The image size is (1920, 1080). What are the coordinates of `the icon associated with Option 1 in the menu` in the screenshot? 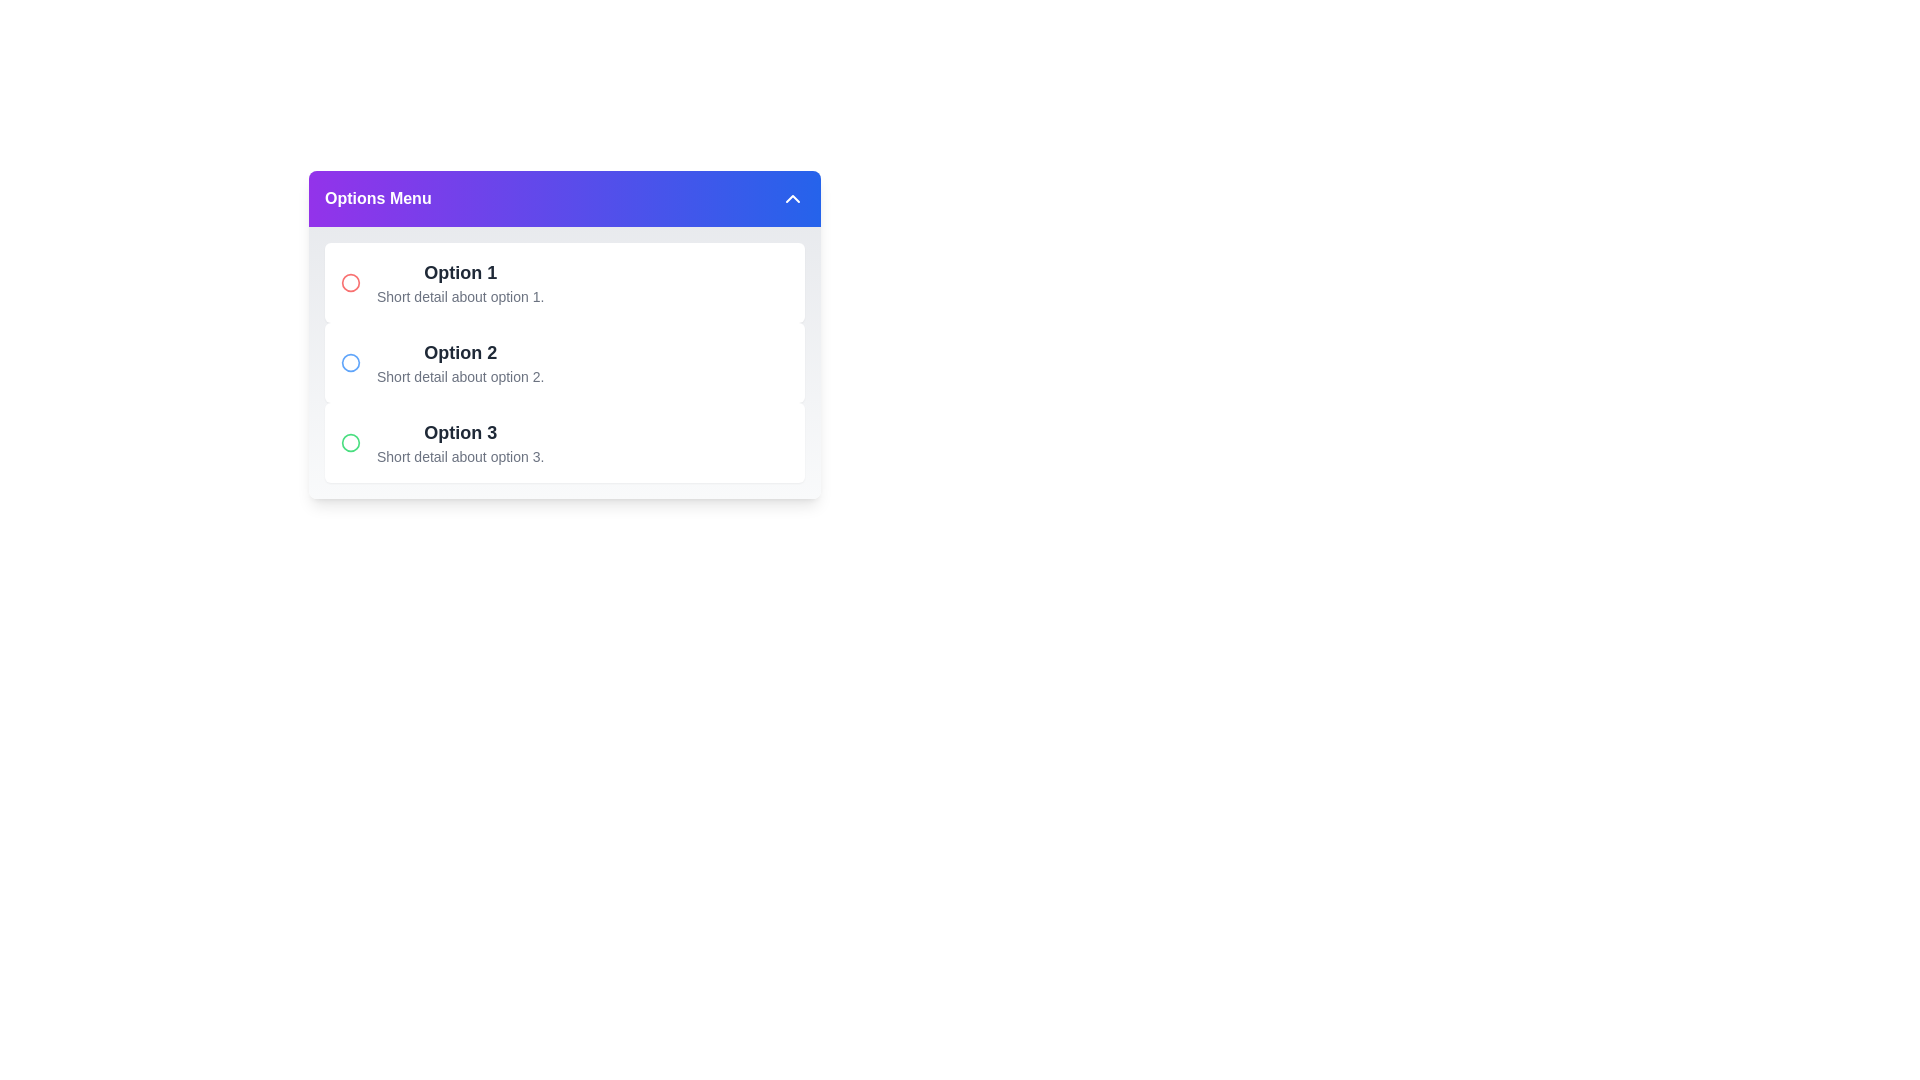 It's located at (350, 282).